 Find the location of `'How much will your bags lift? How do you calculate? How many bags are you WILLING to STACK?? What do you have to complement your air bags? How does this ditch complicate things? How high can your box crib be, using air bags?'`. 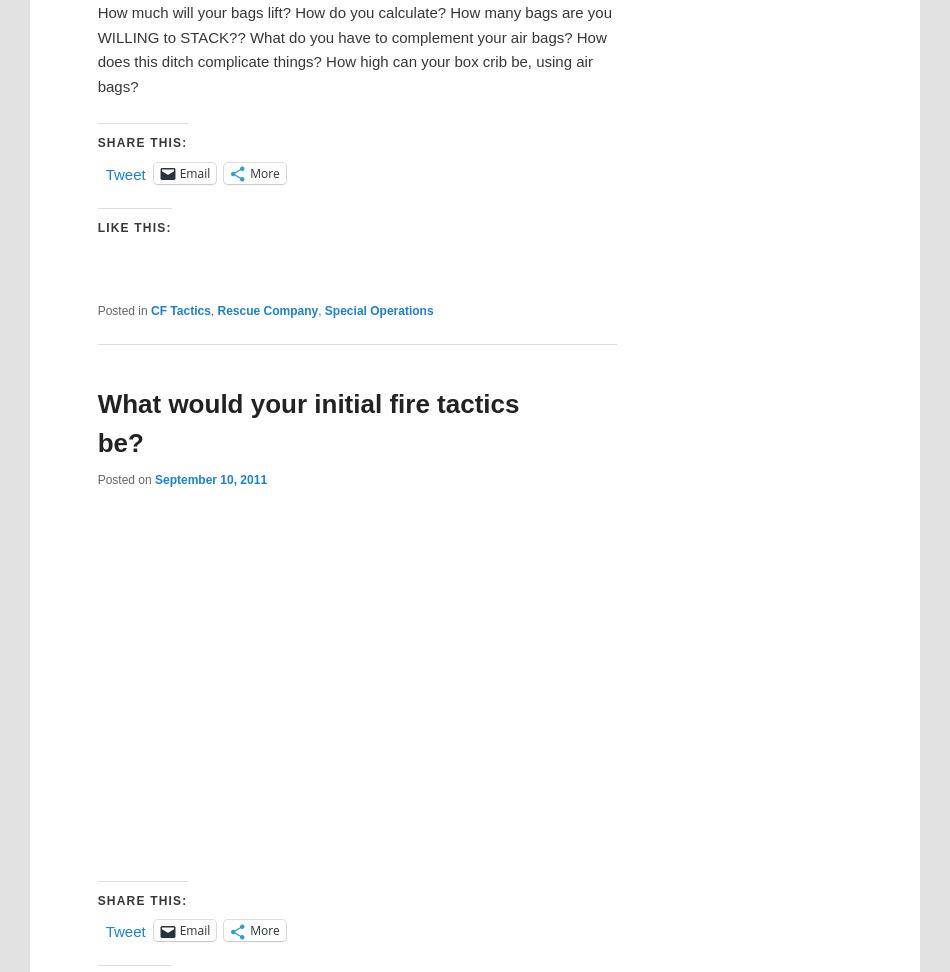

'How much will your bags lift? How do you calculate? How many bags are you WILLING to STACK?? What do you have to complement your air bags? How does this ditch complicate things? How high can your box crib be, using air bags?' is located at coordinates (353, 48).